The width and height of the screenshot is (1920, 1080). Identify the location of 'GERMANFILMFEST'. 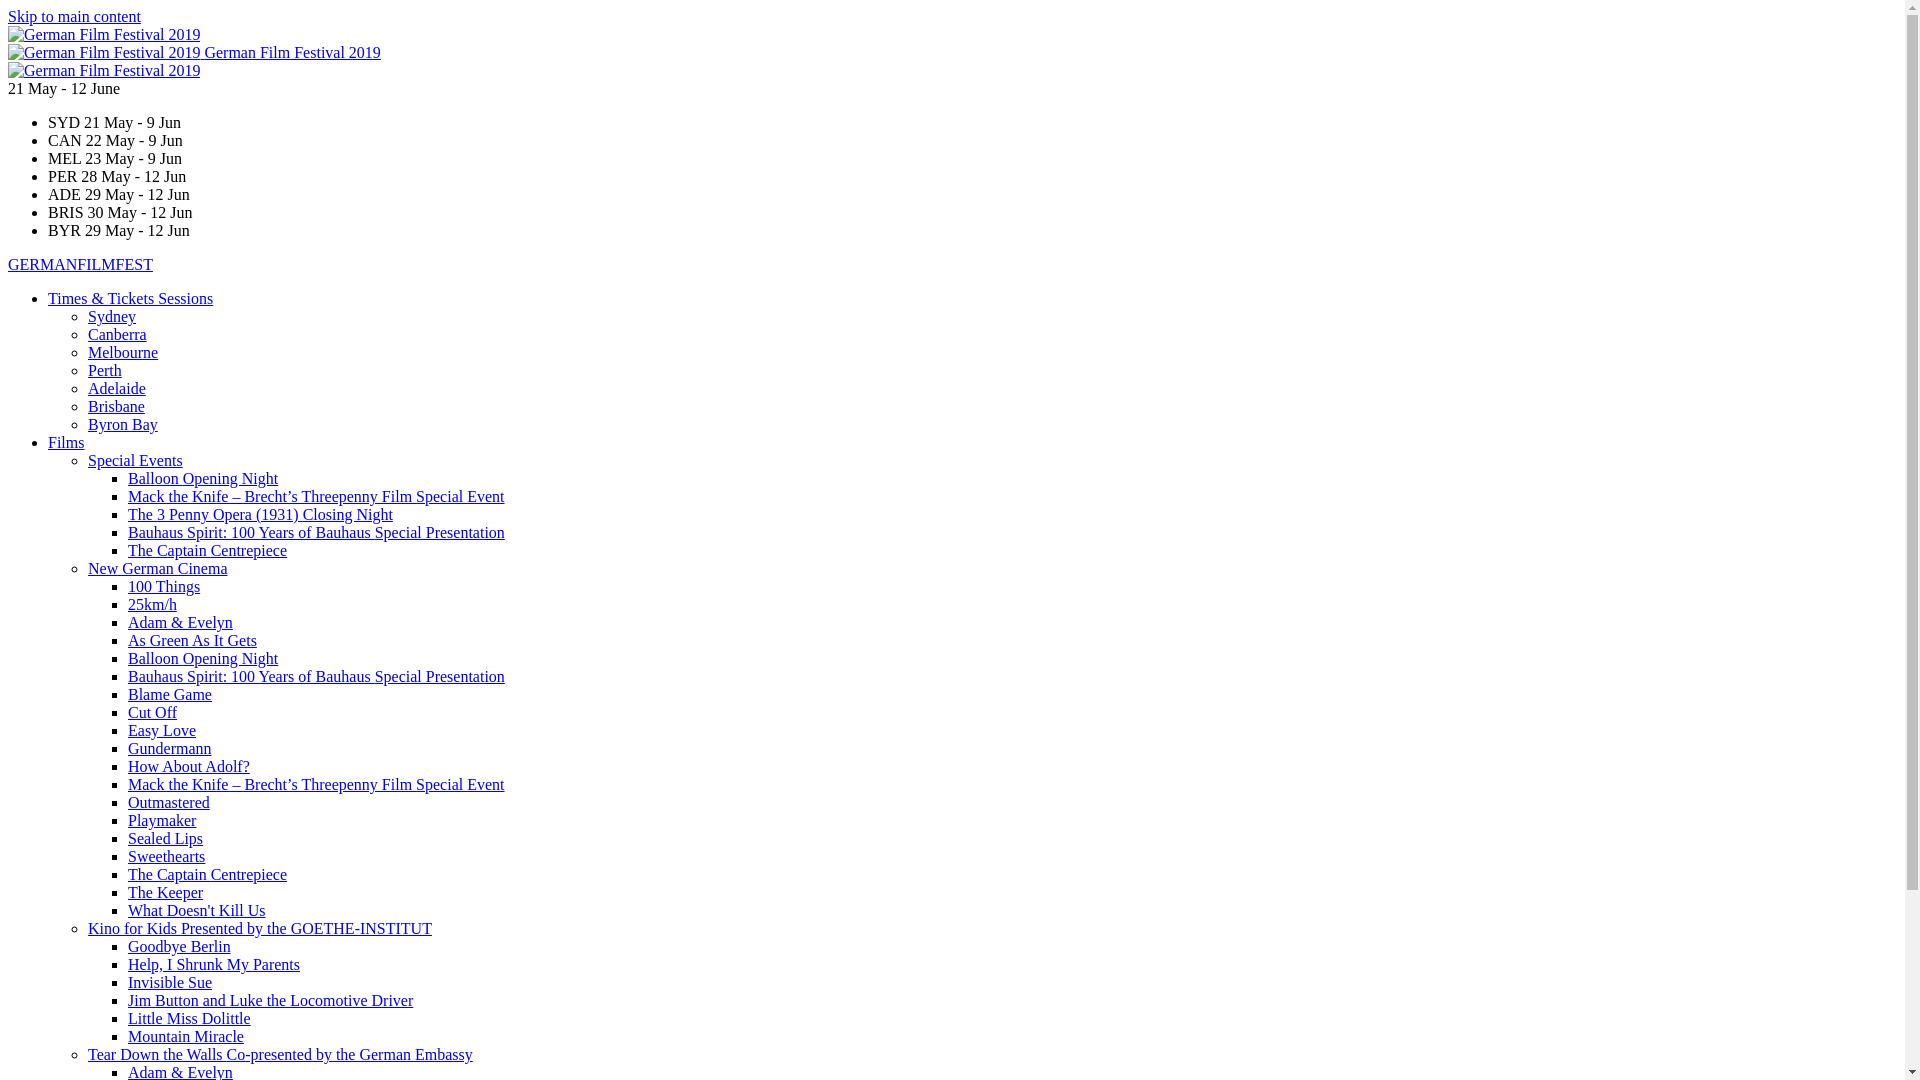
(80, 263).